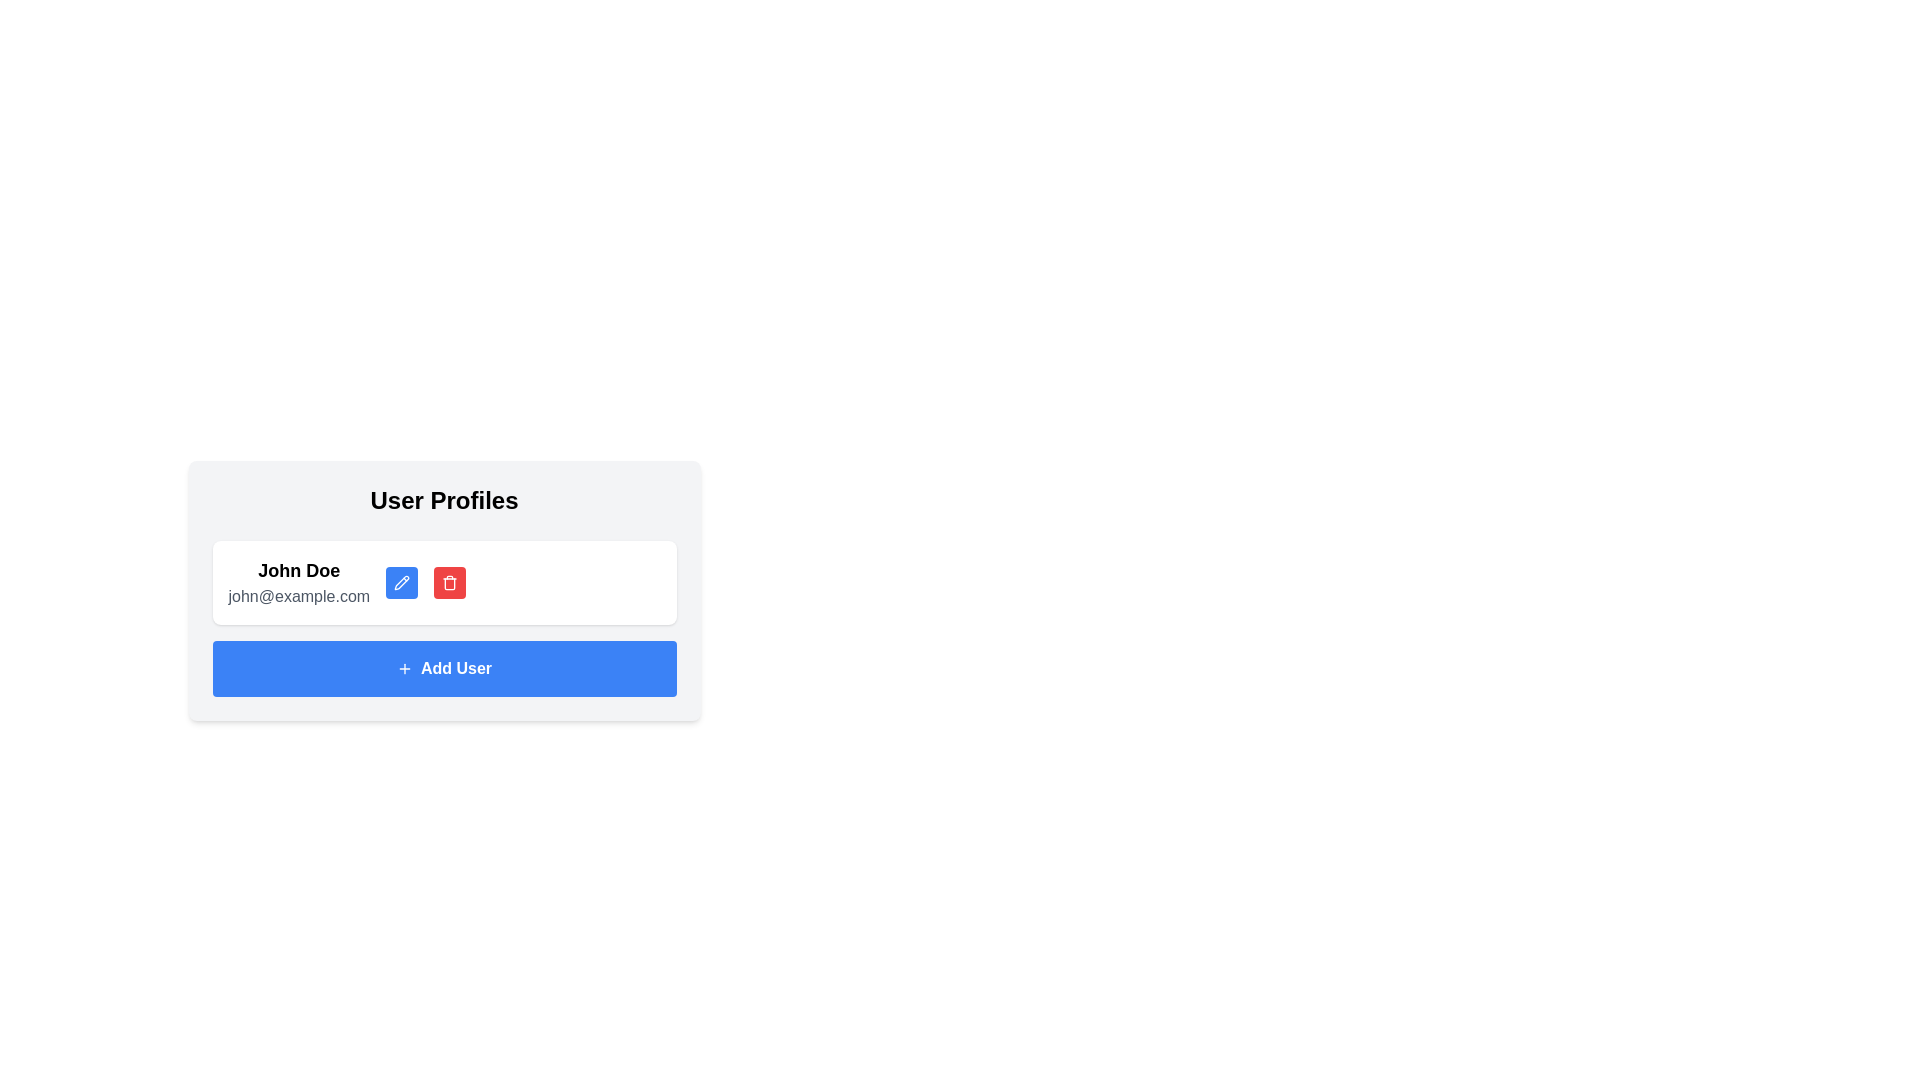 The width and height of the screenshot is (1920, 1080). What do you see at coordinates (403, 668) in the screenshot?
I see `the addition icon located inside the 'Add User' button at the bottom of the user profile section, which is visually represented by an SVG icon to the left of the white text on a blue background` at bounding box center [403, 668].